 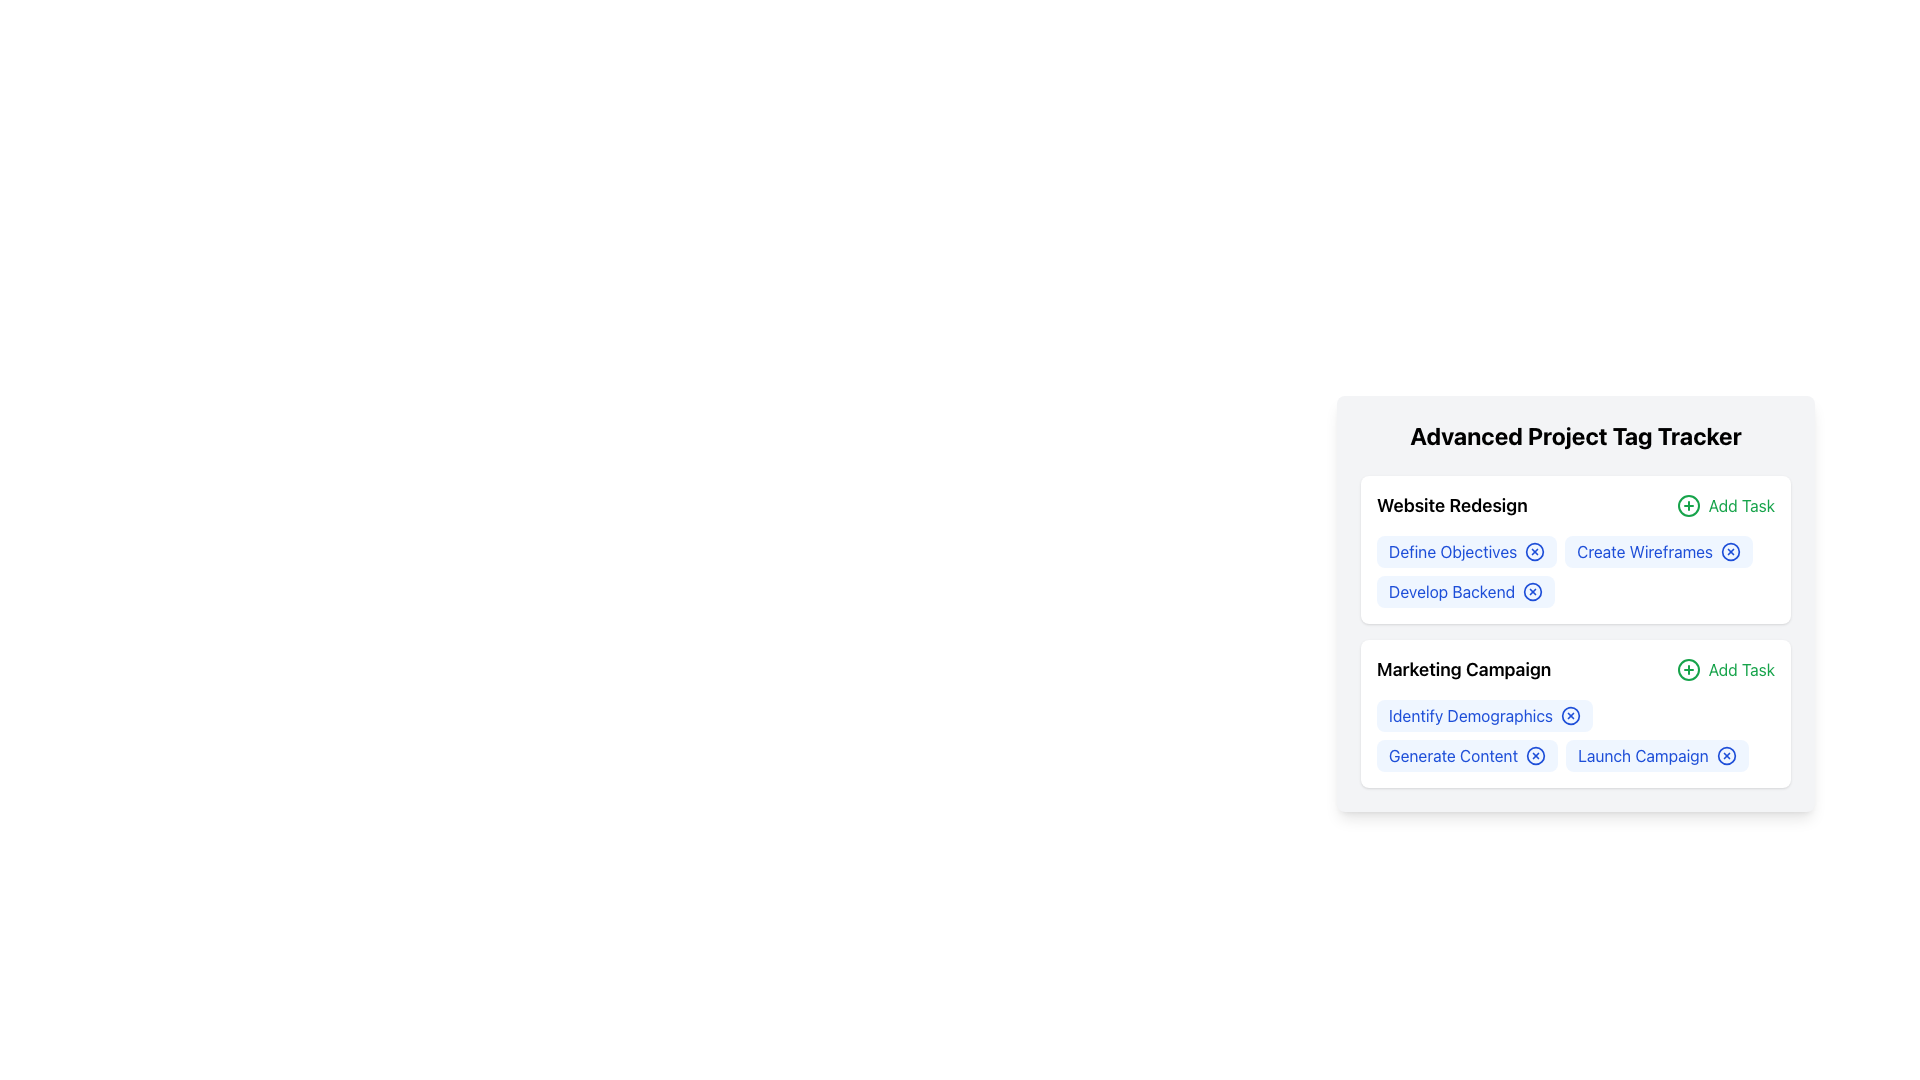 What do you see at coordinates (1570, 715) in the screenshot?
I see `the circular icon with a cross symbol inside it, located to the right of the 'Identify Demographics' text in the 'Marketing Campaign' section` at bounding box center [1570, 715].